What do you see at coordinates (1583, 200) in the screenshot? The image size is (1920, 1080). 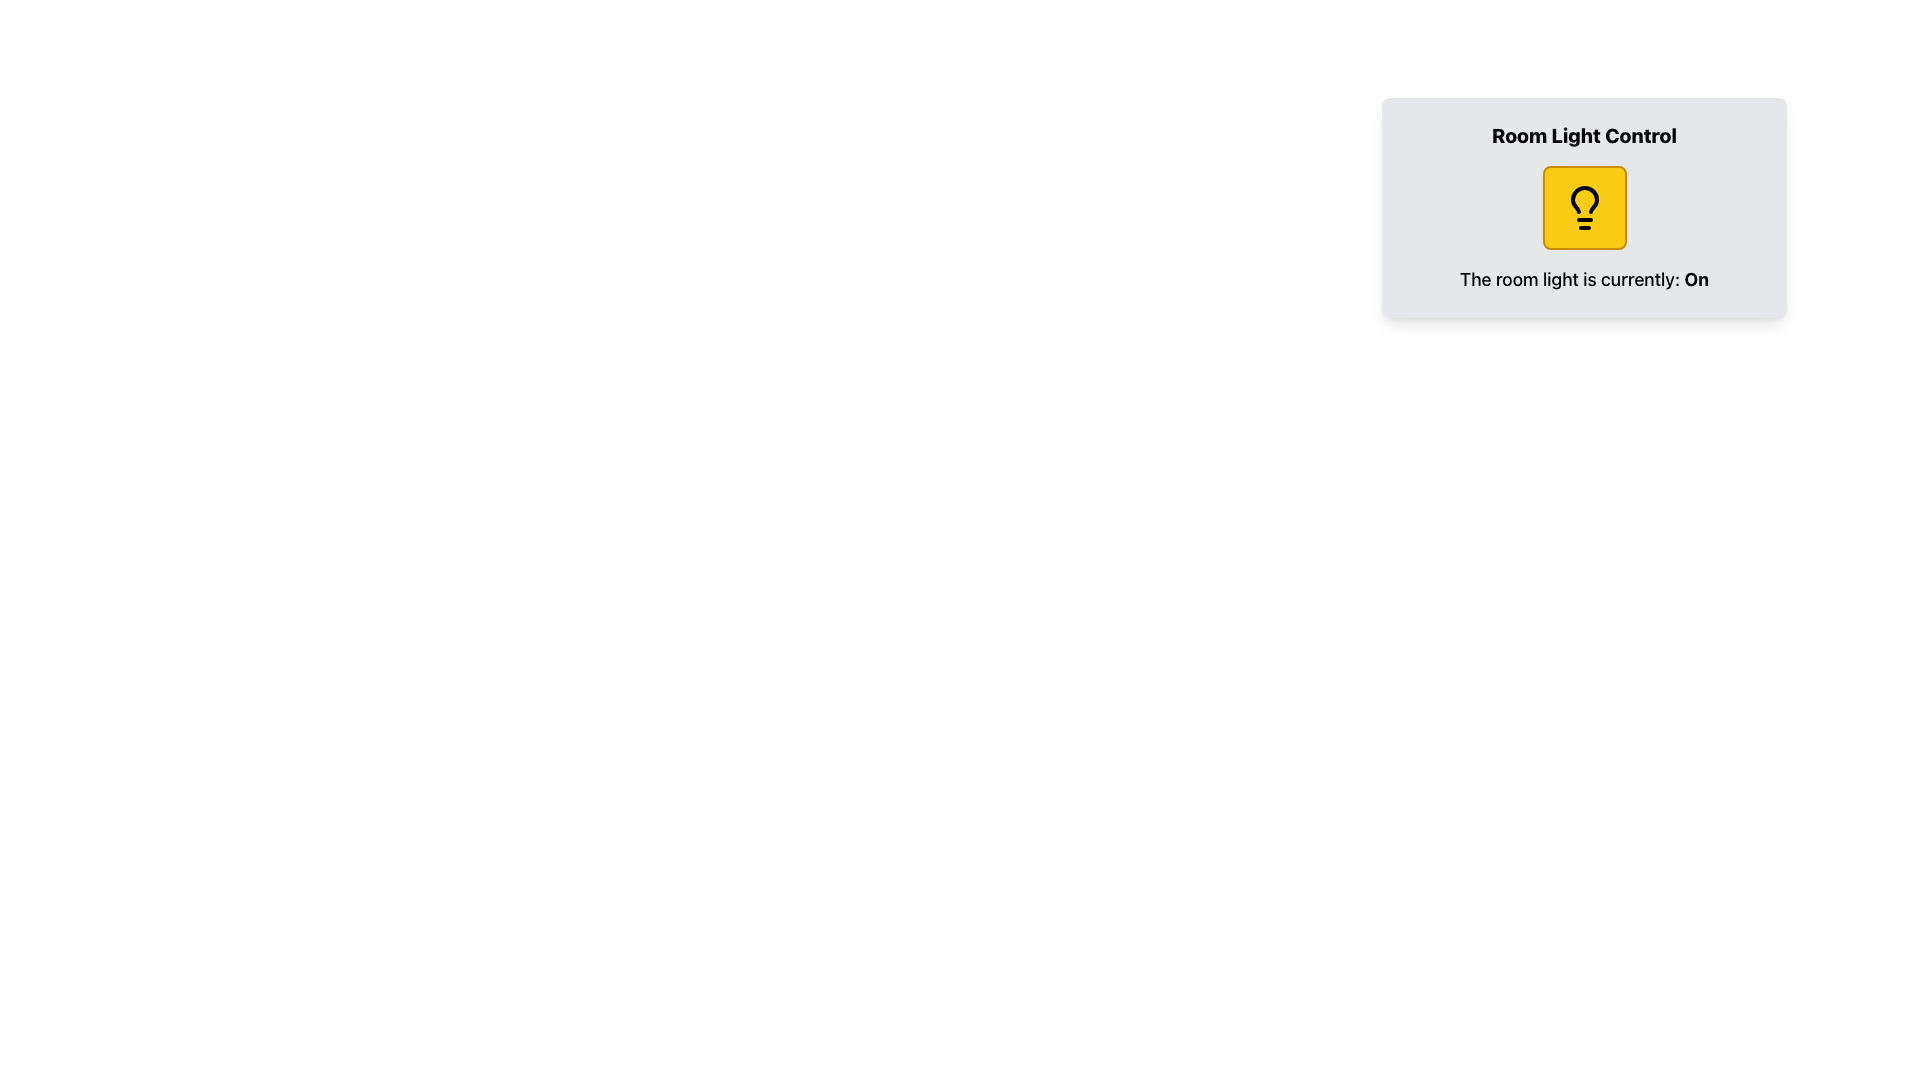 I see `the upper filament section of the lightbulb icon within the yellow circular background, located in the middle of the widget below the text 'Room Light Control'` at bounding box center [1583, 200].